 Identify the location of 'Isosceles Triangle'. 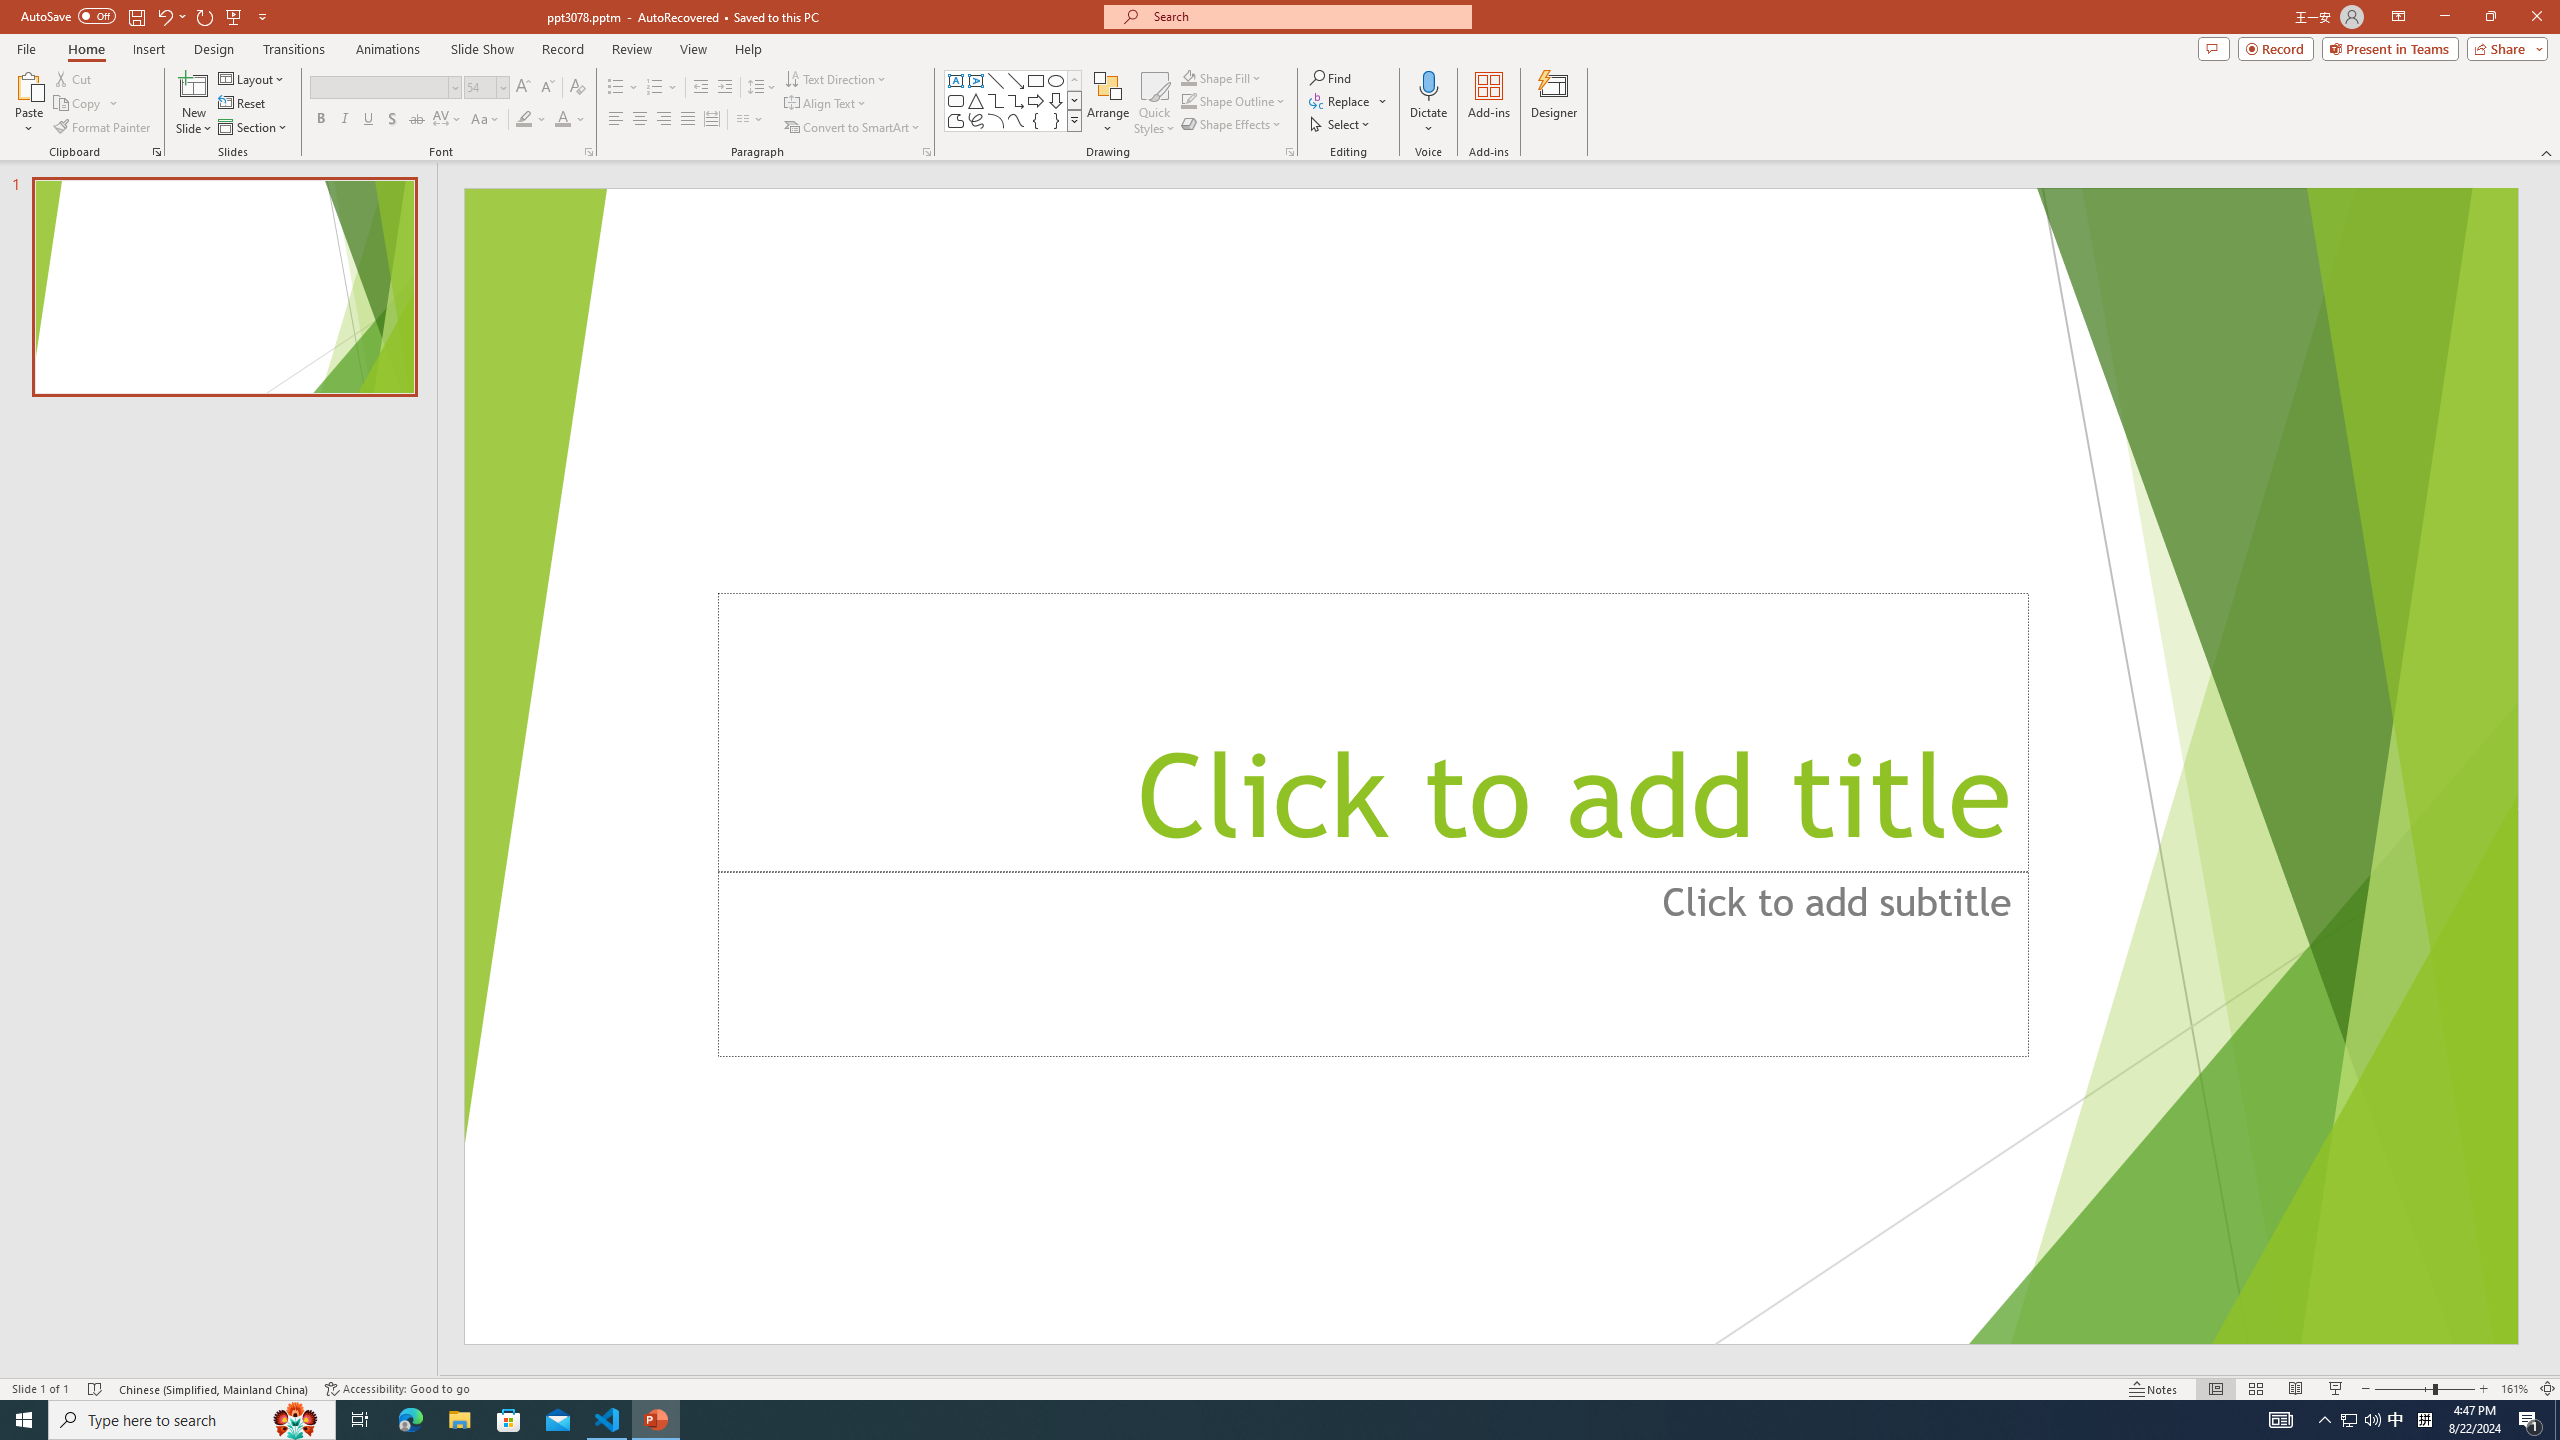
(974, 99).